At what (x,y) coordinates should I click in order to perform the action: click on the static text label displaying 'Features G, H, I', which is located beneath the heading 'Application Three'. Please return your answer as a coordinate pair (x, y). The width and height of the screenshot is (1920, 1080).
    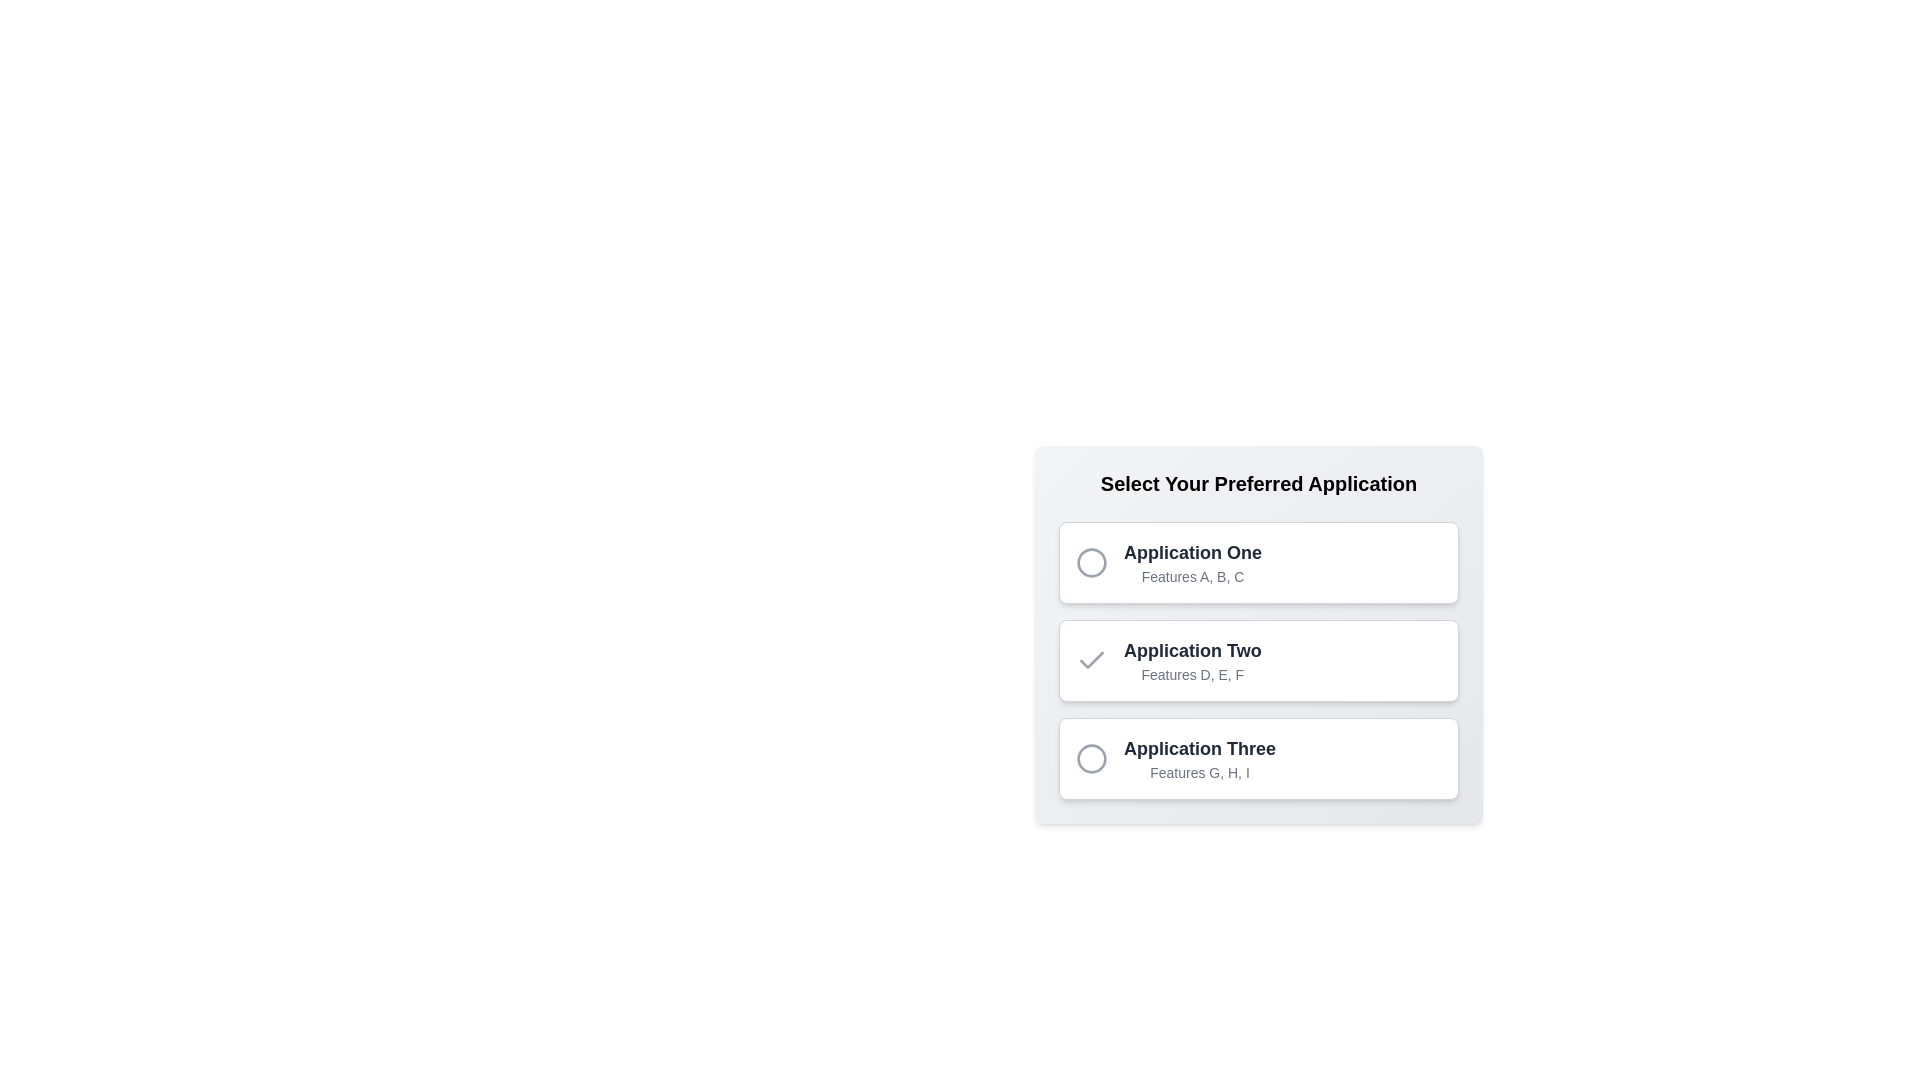
    Looking at the image, I should click on (1200, 771).